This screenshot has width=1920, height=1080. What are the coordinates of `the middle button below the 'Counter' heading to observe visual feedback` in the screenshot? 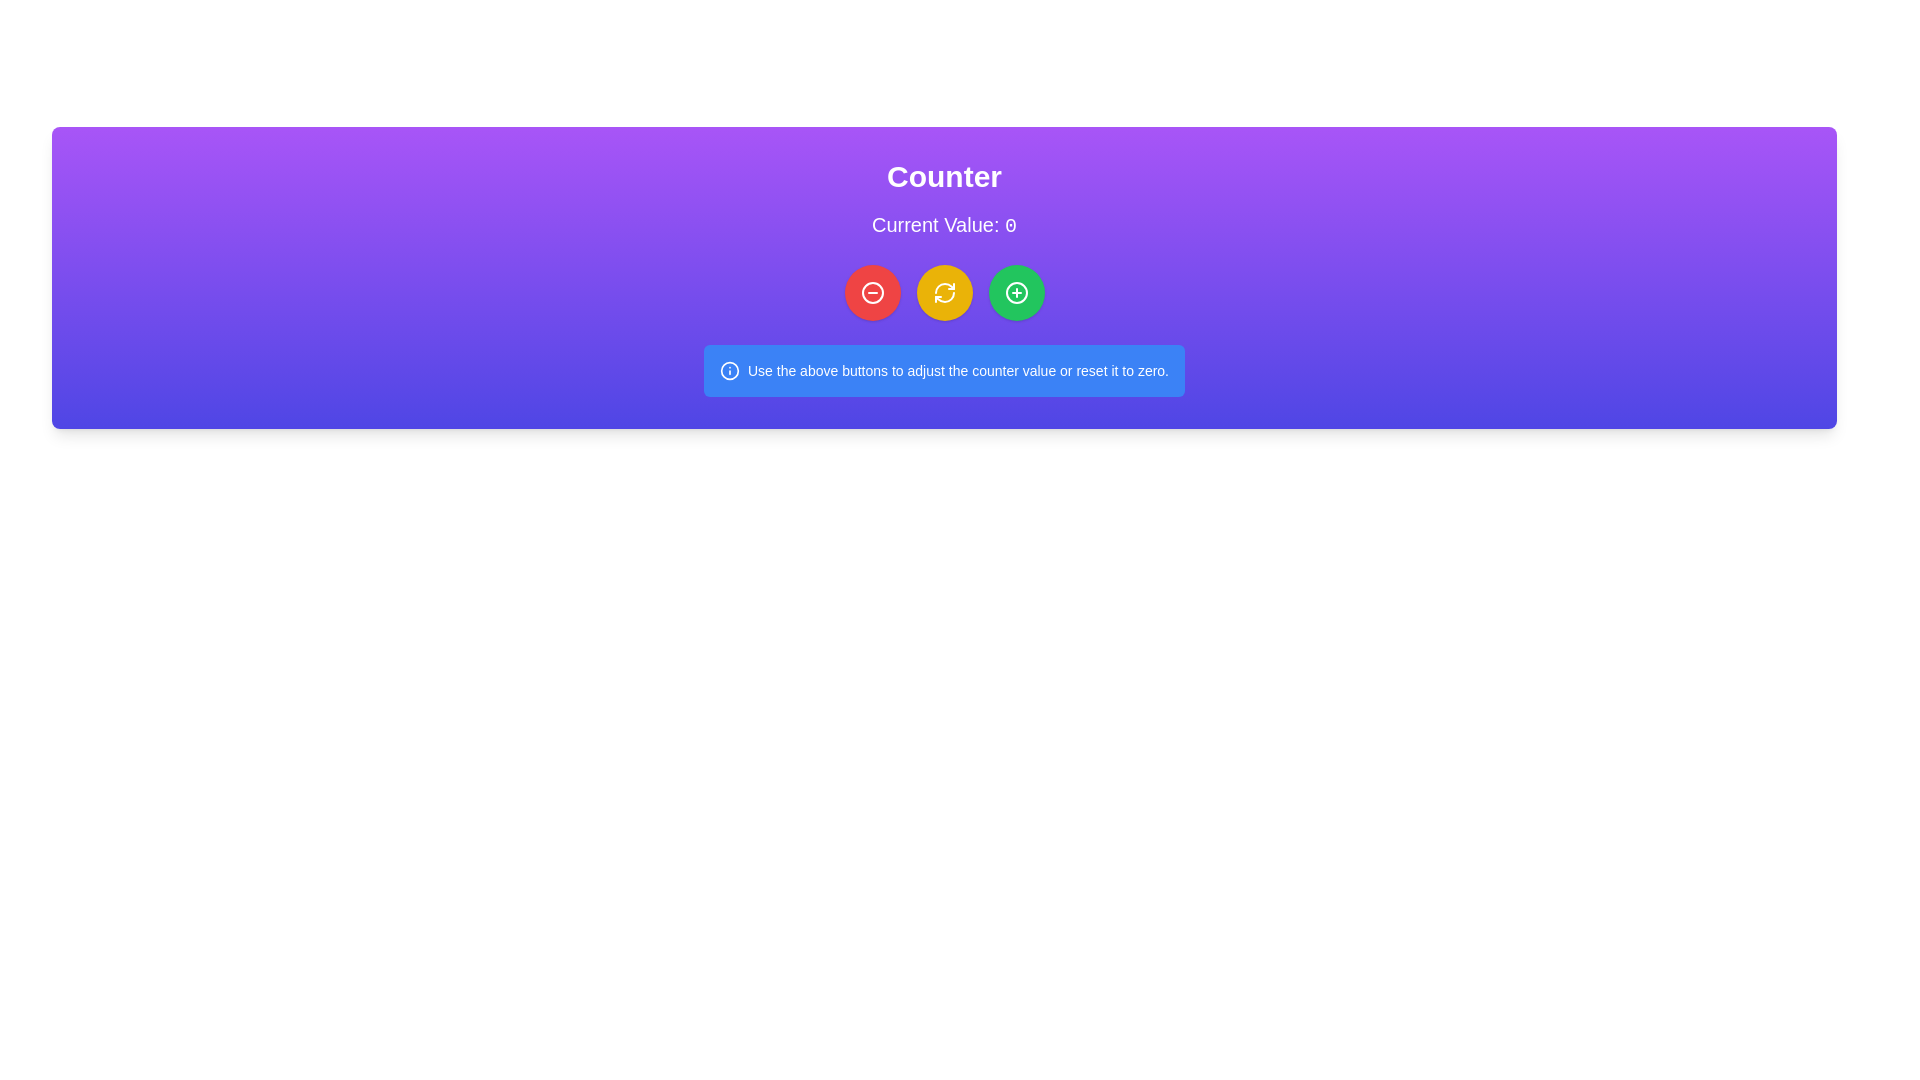 It's located at (943, 293).